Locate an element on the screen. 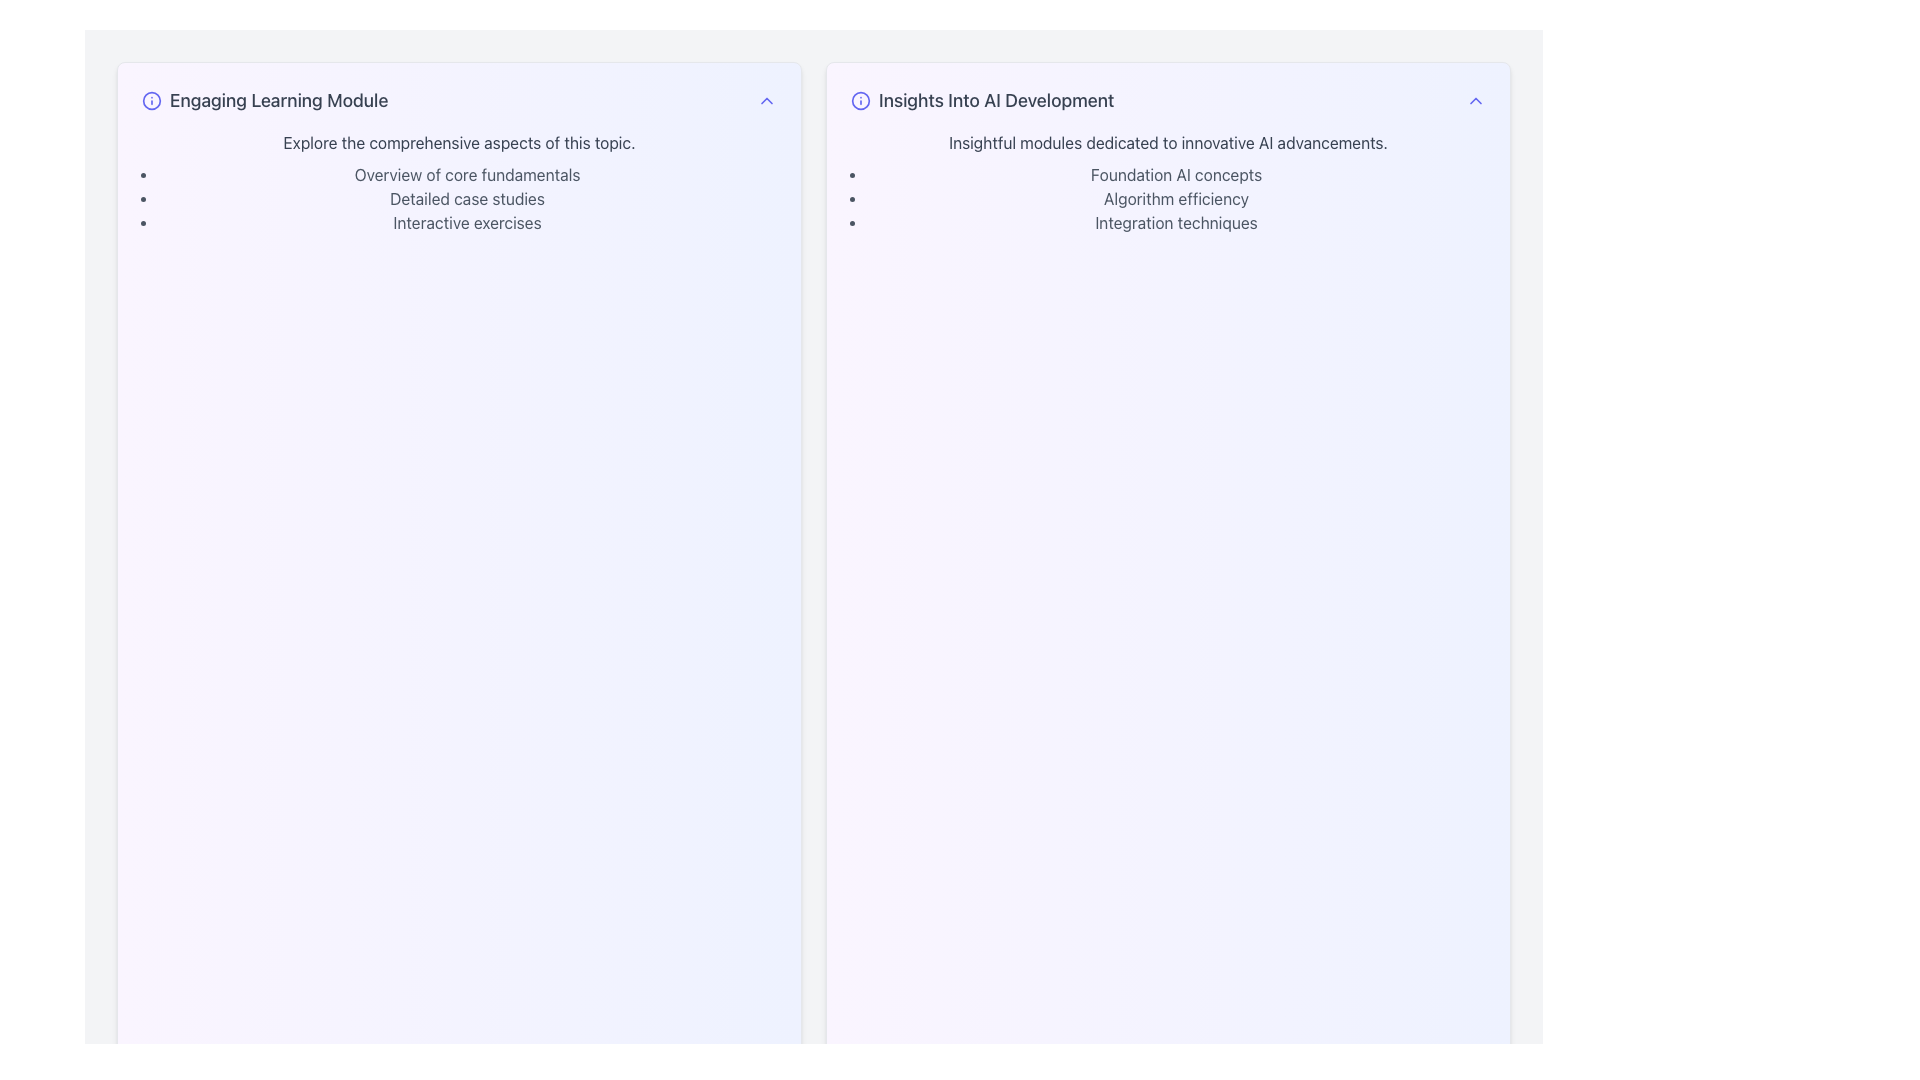  the introductory summary text element located directly below the section header for 'Insights Into AI Development' is located at coordinates (1168, 141).